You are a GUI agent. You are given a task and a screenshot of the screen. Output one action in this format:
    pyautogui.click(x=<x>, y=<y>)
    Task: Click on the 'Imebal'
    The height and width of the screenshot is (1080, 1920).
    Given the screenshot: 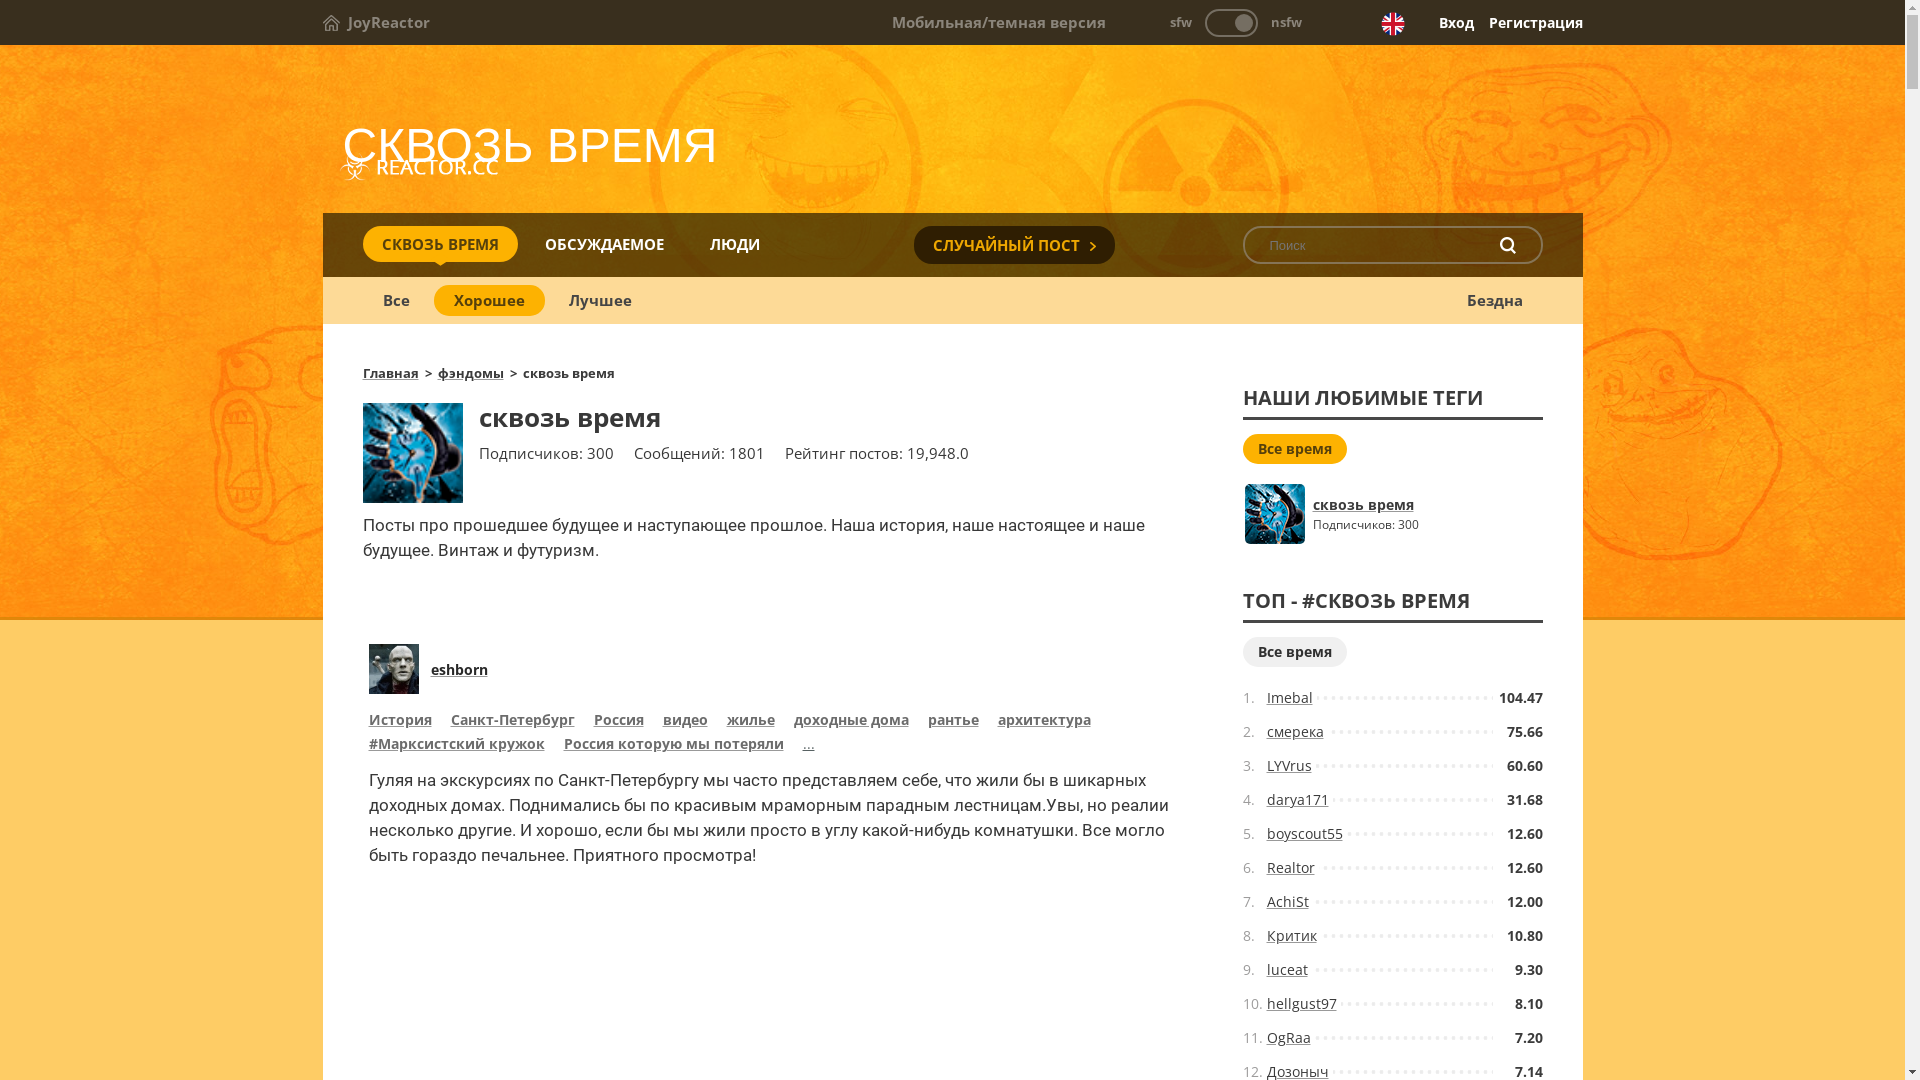 What is the action you would take?
    pyautogui.click(x=1261, y=697)
    